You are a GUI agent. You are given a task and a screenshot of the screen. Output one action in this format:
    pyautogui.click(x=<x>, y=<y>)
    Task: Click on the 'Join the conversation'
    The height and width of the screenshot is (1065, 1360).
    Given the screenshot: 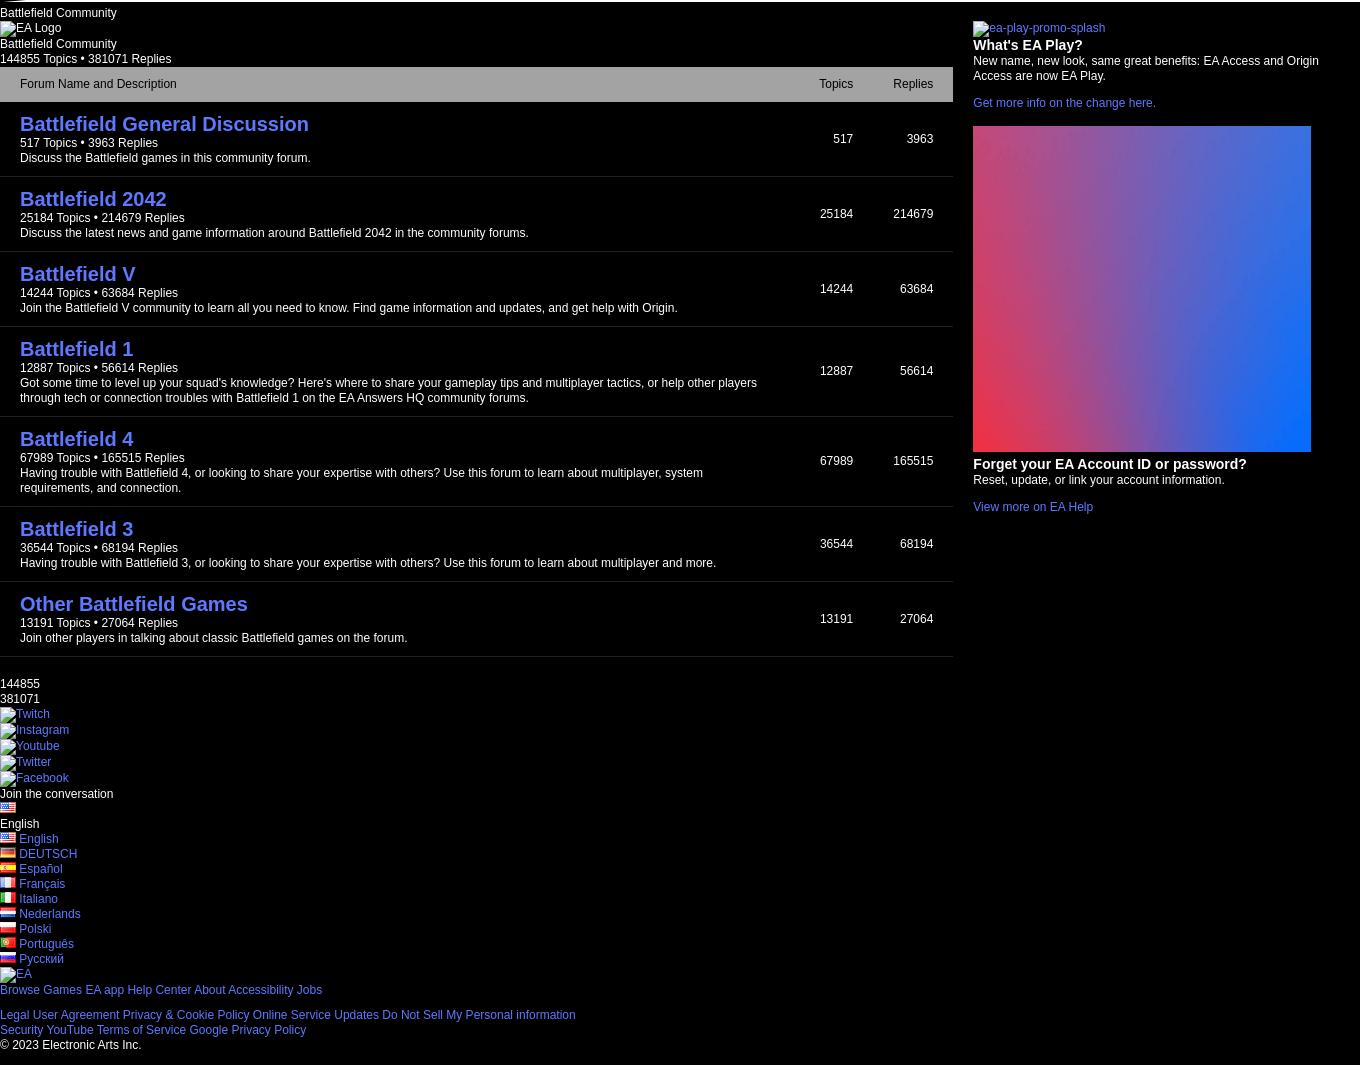 What is the action you would take?
    pyautogui.click(x=0, y=793)
    